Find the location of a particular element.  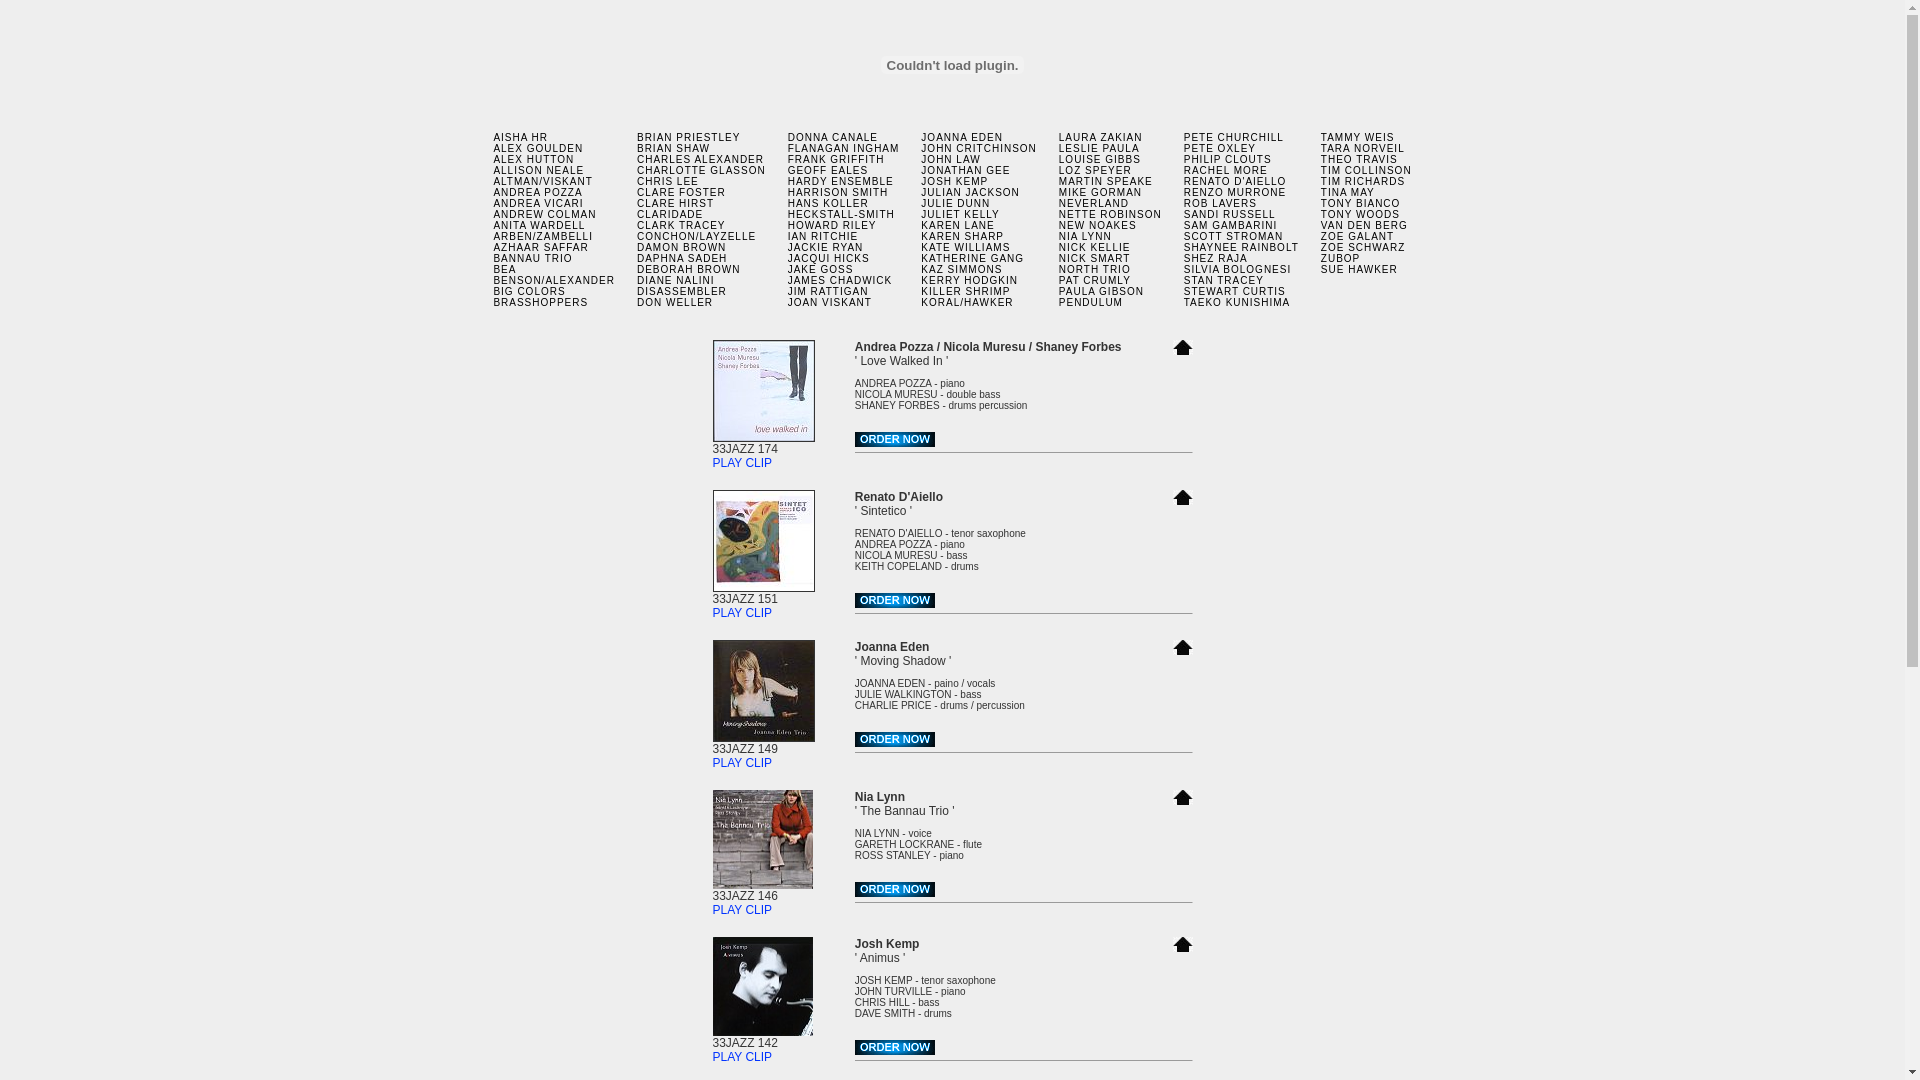

'FRANK GRIFFITH' is located at coordinates (786, 158).